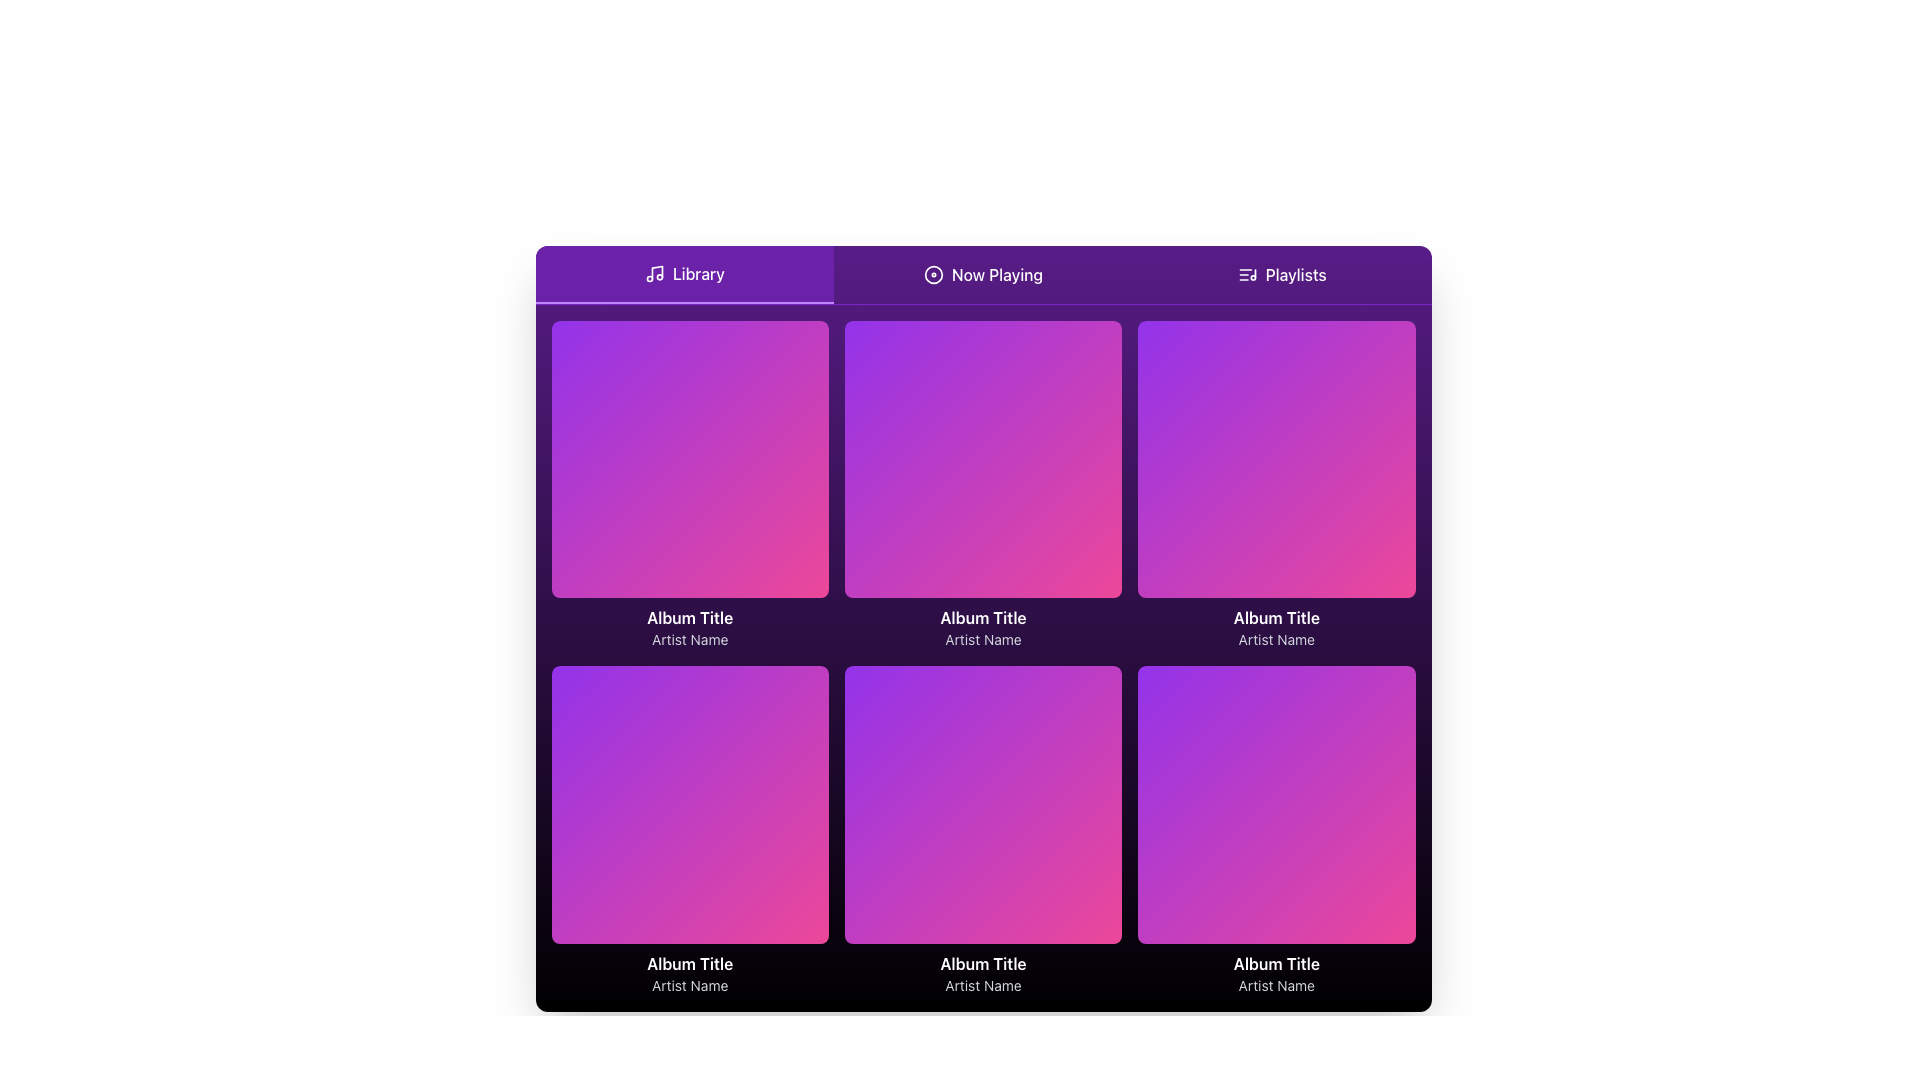 The height and width of the screenshot is (1080, 1920). I want to click on the album card with a gradient background transitioning from purple to pink, featuring the title 'Album Title' and subtitle 'Artist Name', so click(690, 831).